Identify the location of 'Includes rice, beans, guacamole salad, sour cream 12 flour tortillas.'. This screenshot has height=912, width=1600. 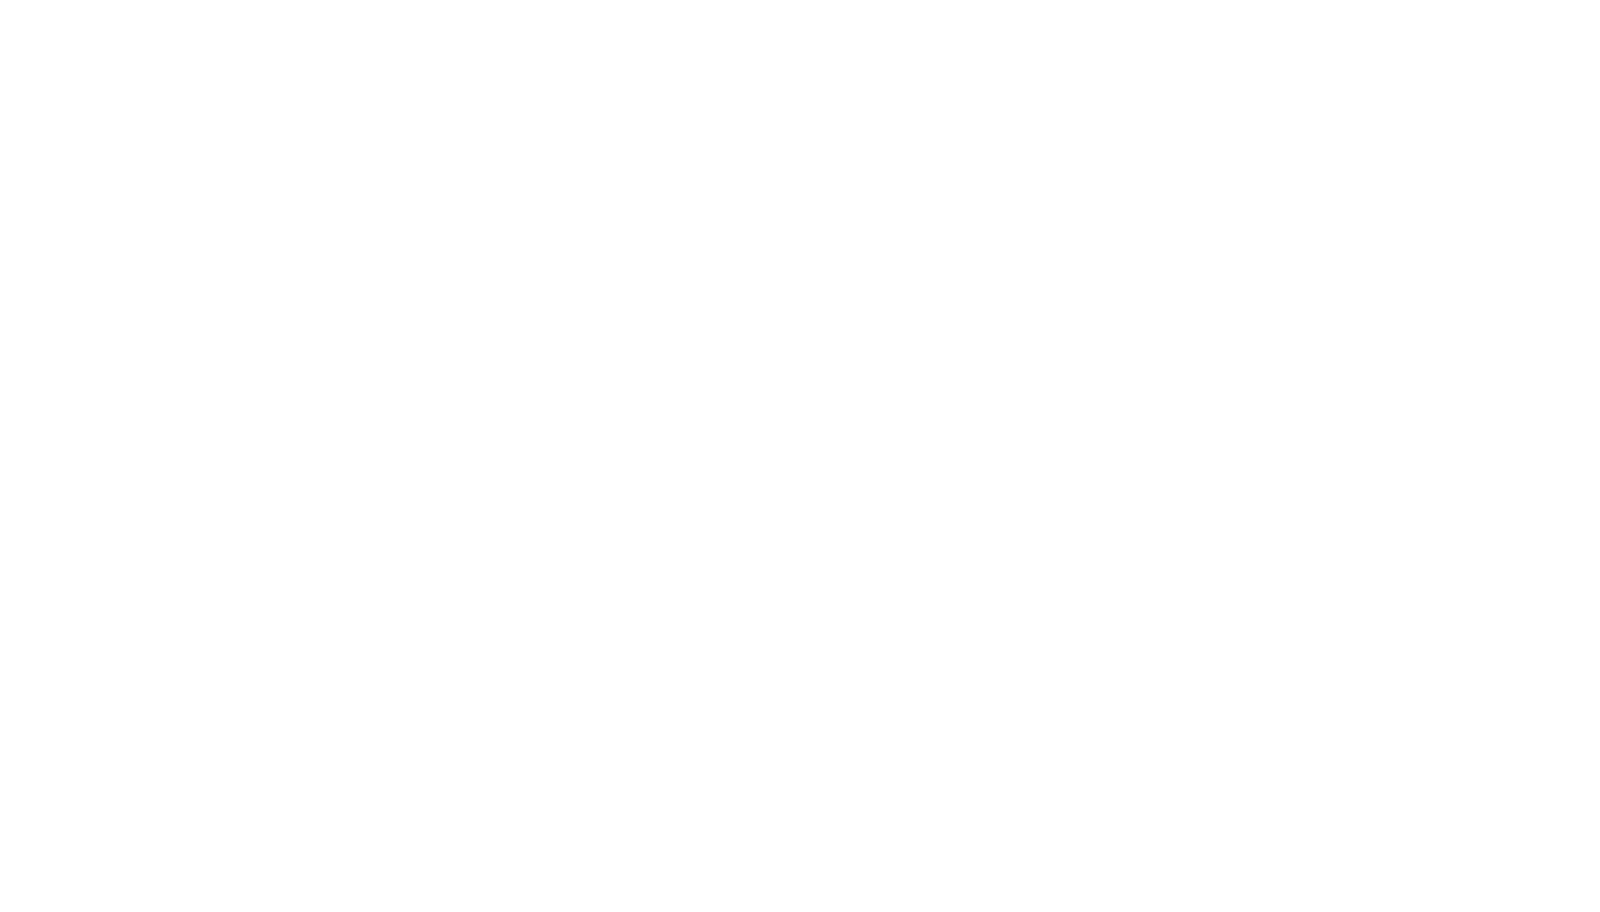
(654, 745).